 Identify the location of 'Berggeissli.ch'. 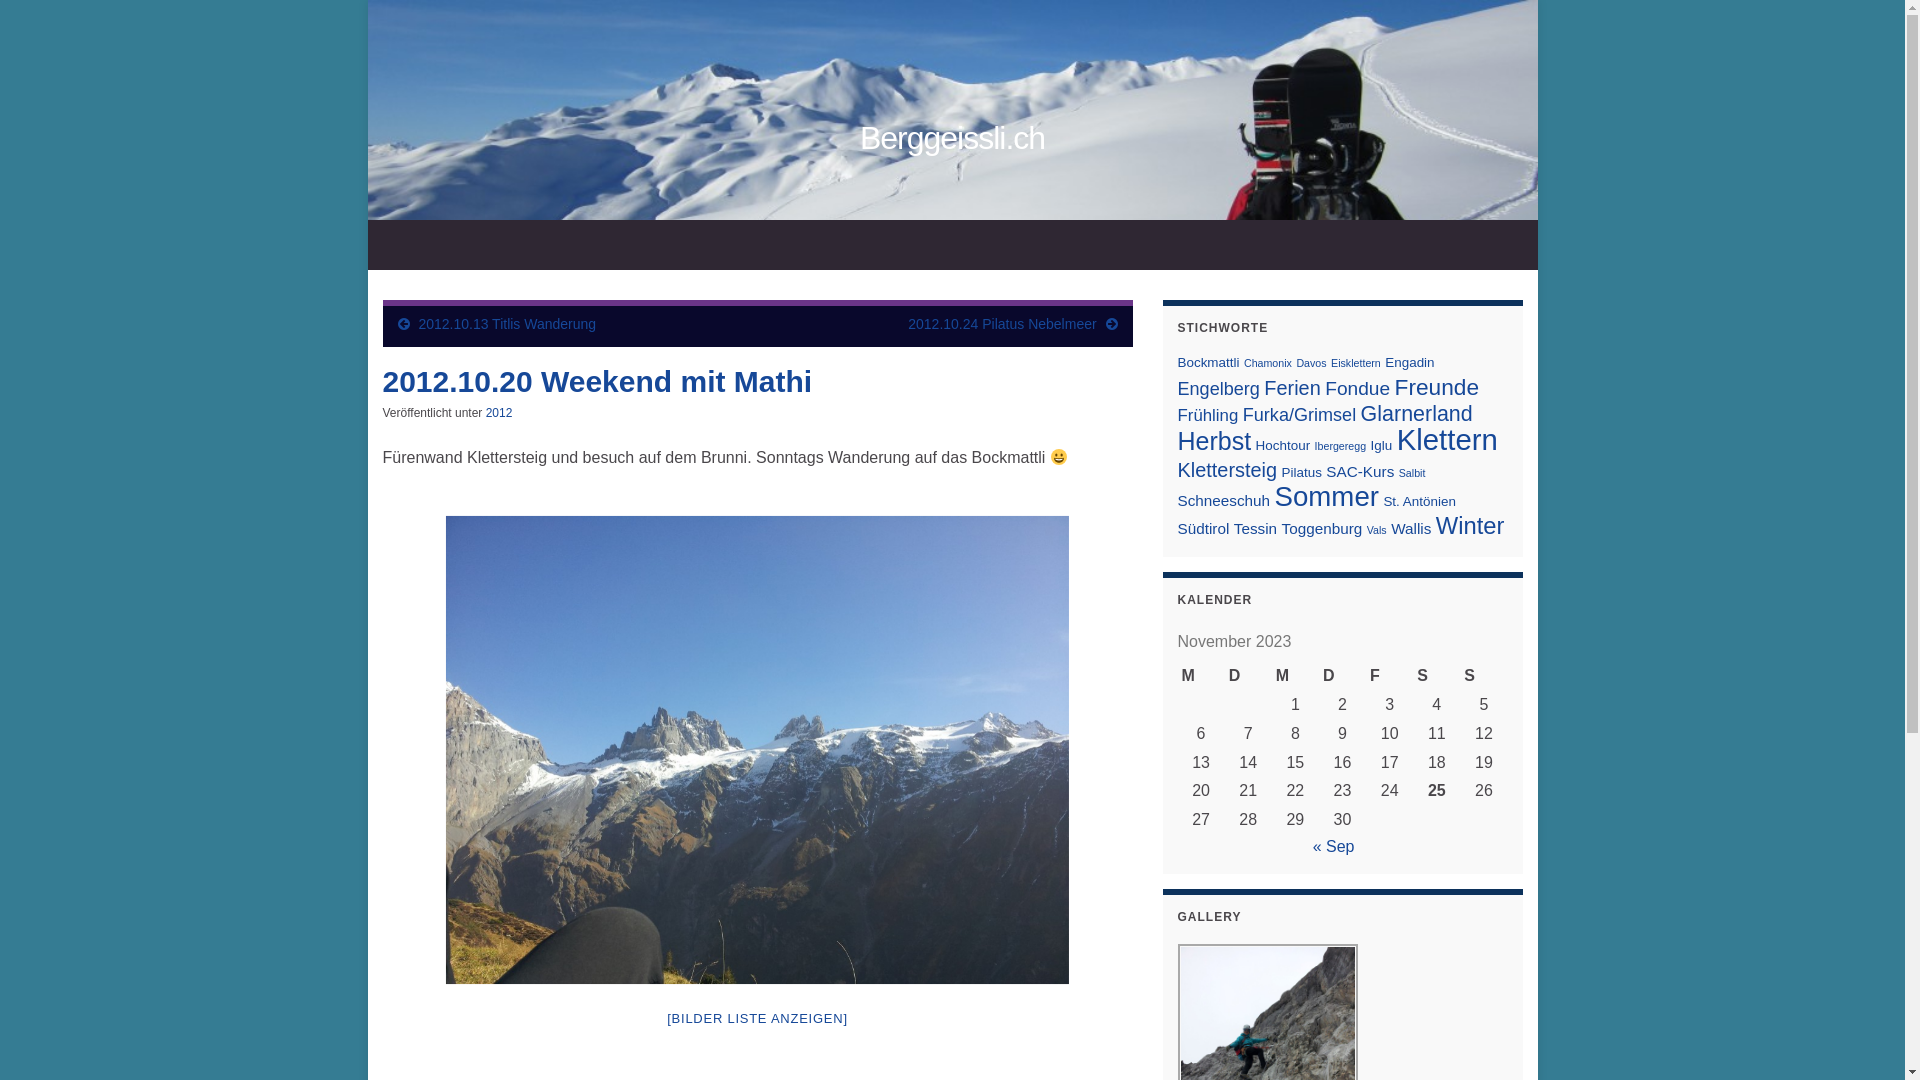
(952, 134).